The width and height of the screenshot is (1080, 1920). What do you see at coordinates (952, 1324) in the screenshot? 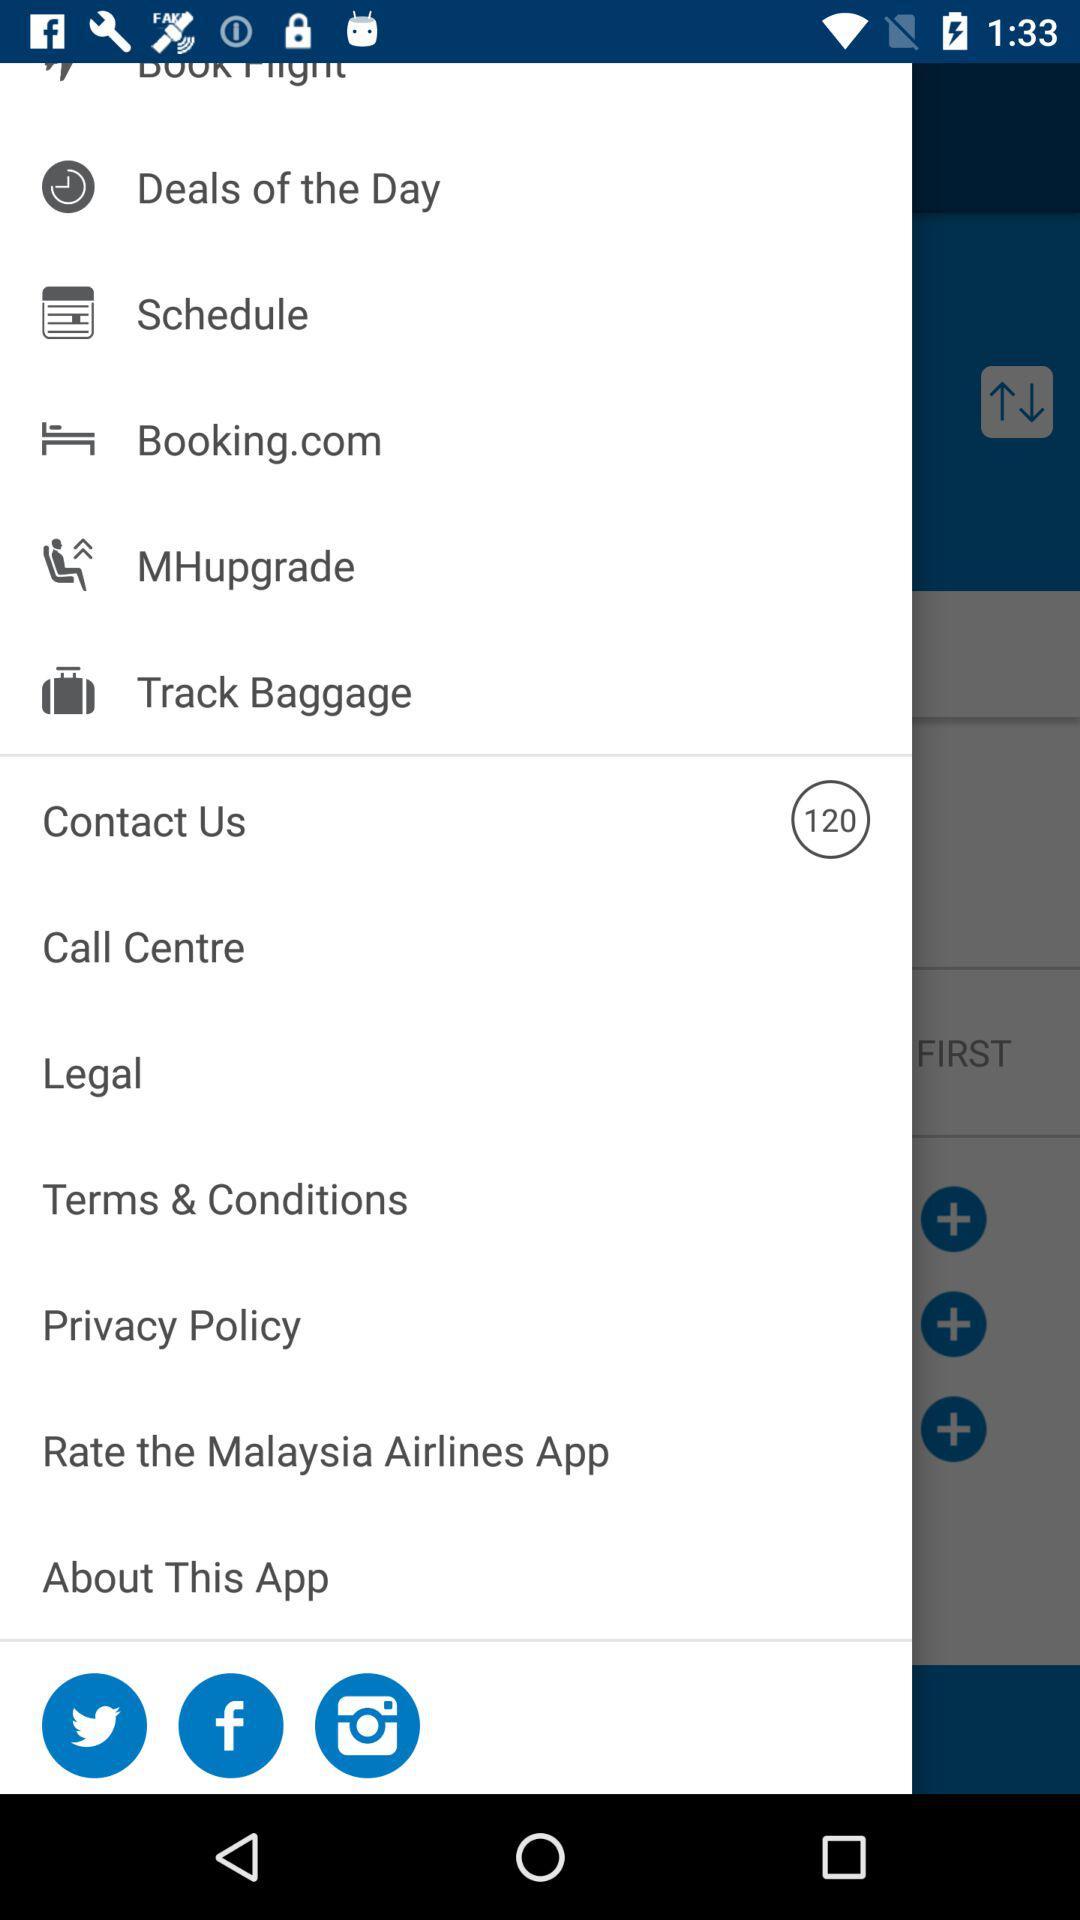
I see `the add icon` at bounding box center [952, 1324].